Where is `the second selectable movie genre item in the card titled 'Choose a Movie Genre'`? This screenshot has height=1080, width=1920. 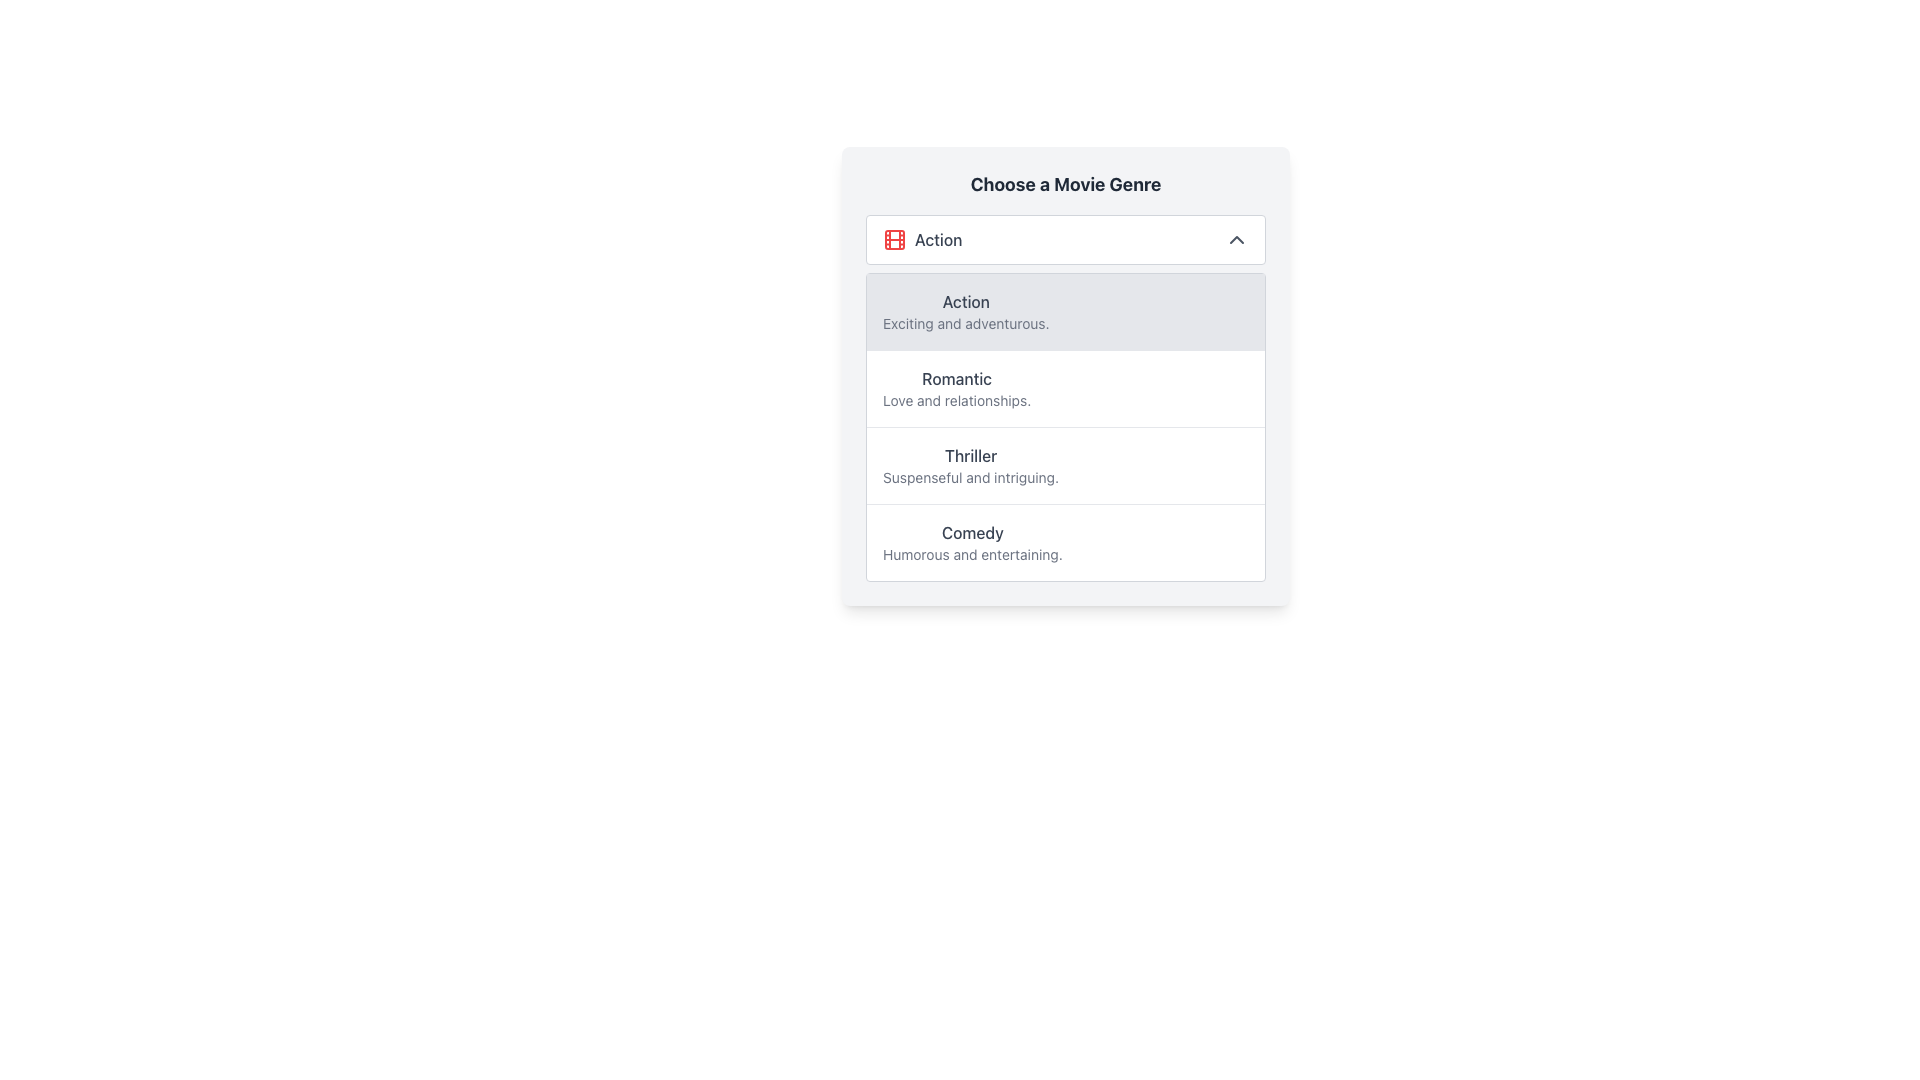 the second selectable movie genre item in the card titled 'Choose a Movie Genre' is located at coordinates (1064, 376).